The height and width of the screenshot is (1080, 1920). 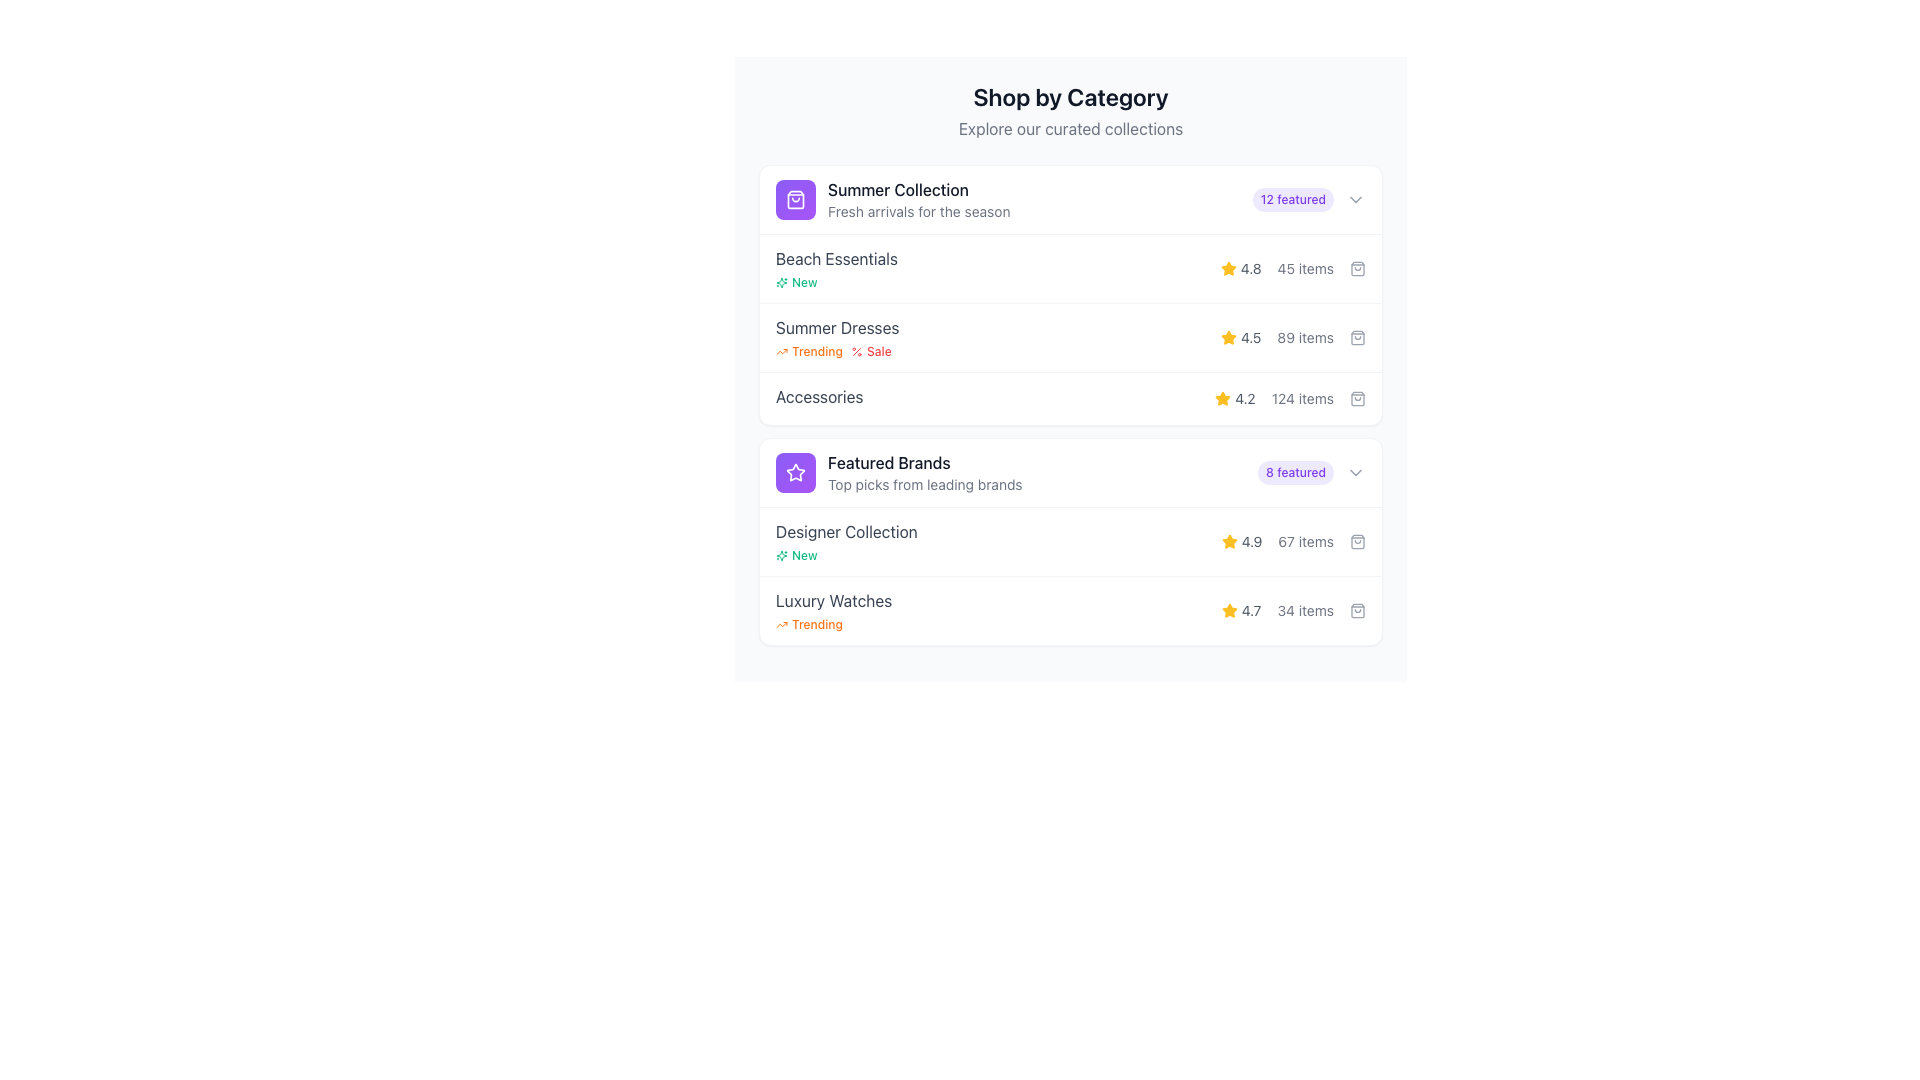 What do you see at coordinates (804, 282) in the screenshot?
I see `the text label 'New' which is positioned to the right of the sparkles icon within the 'Beach Essentials' category` at bounding box center [804, 282].